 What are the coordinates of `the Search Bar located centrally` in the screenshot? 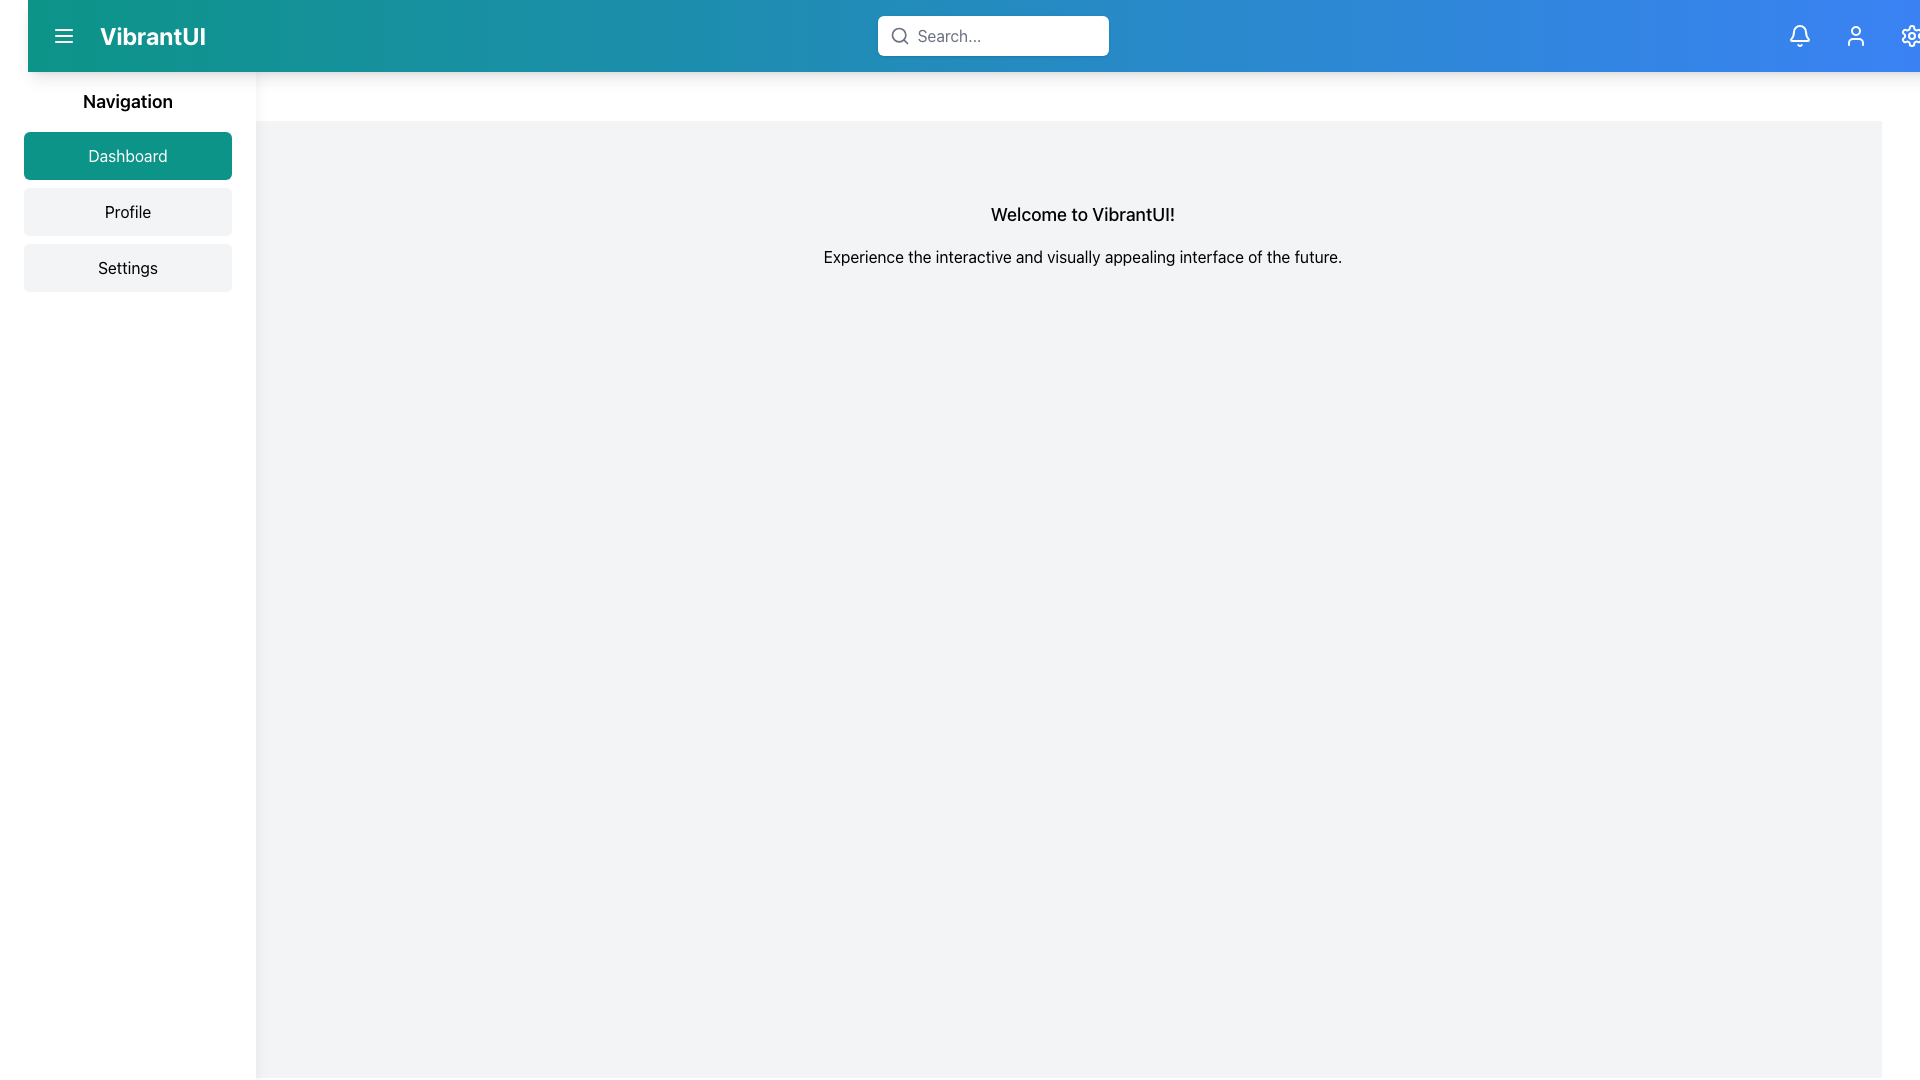 It's located at (993, 35).